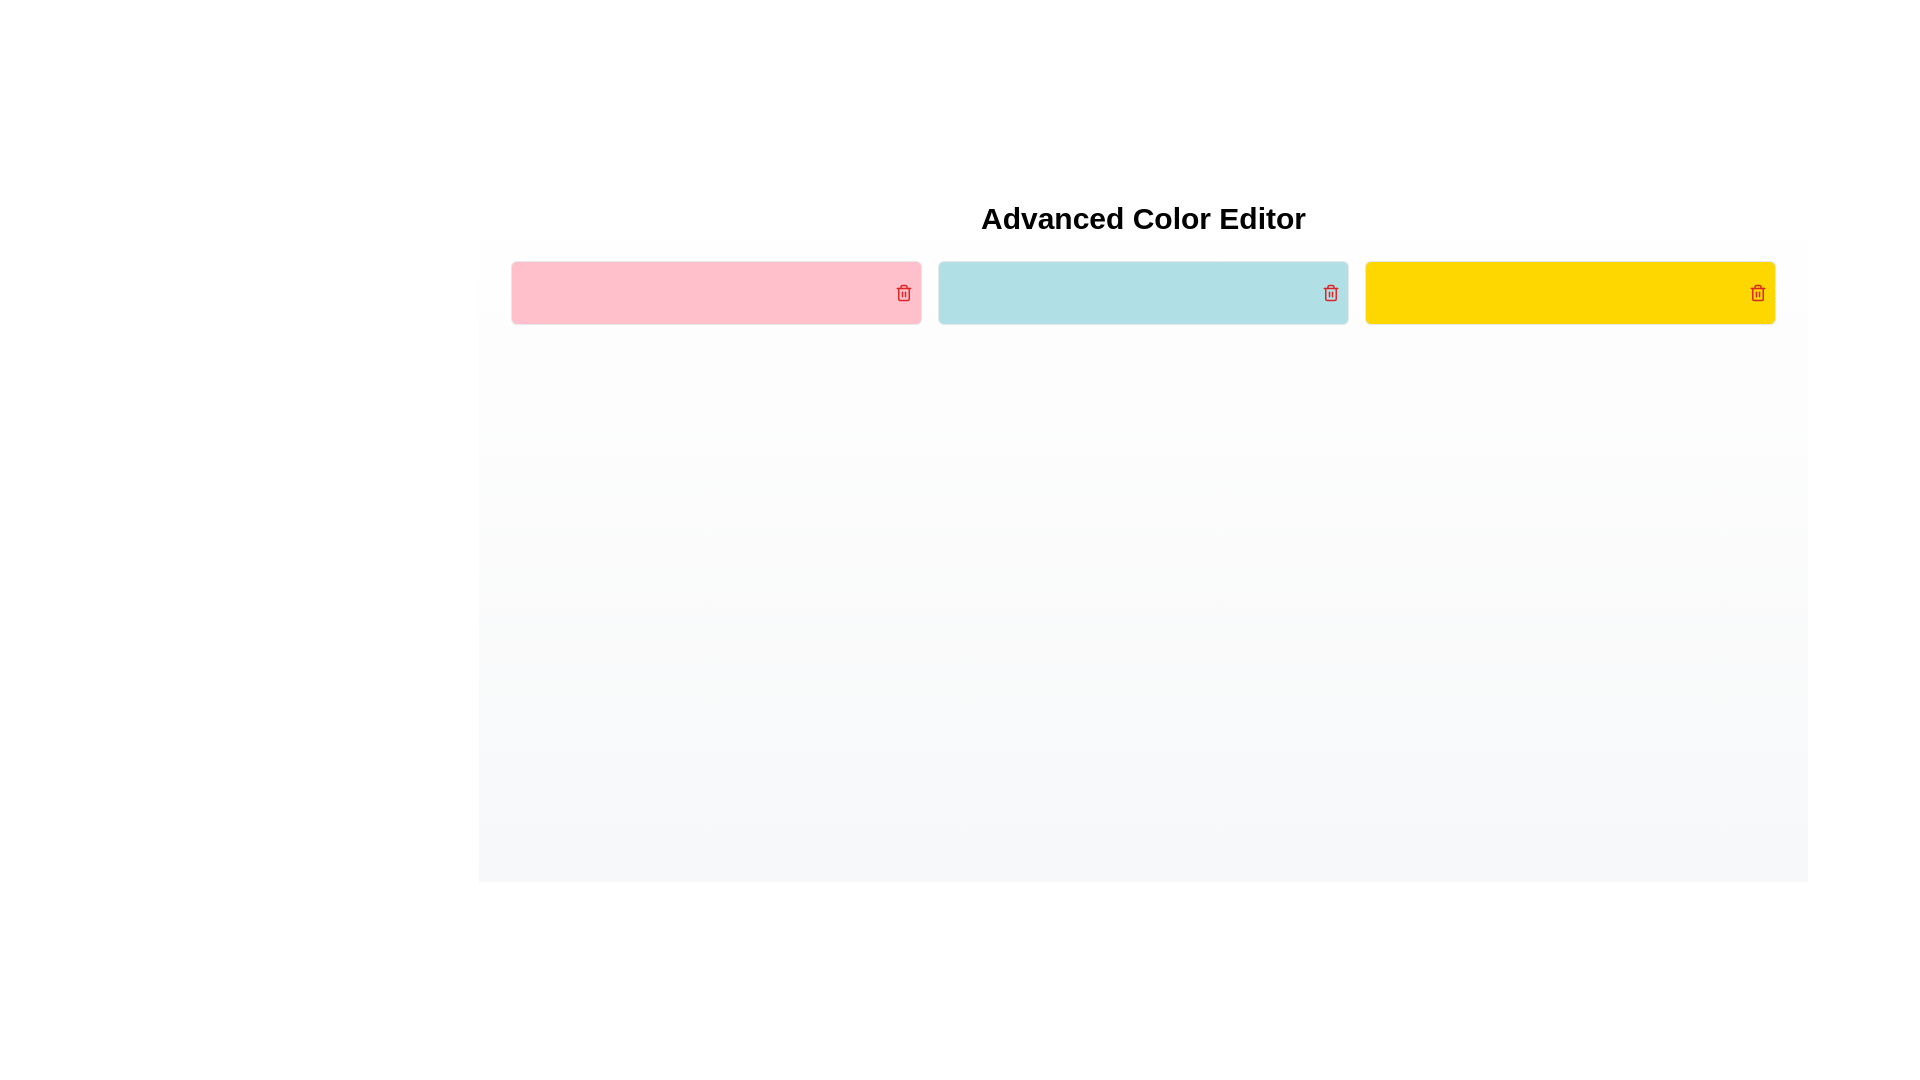 The width and height of the screenshot is (1920, 1080). I want to click on the delete icon button located at the far right of the first light pink horizontal bar under the 'Advanced Color Editor' heading, so click(902, 293).